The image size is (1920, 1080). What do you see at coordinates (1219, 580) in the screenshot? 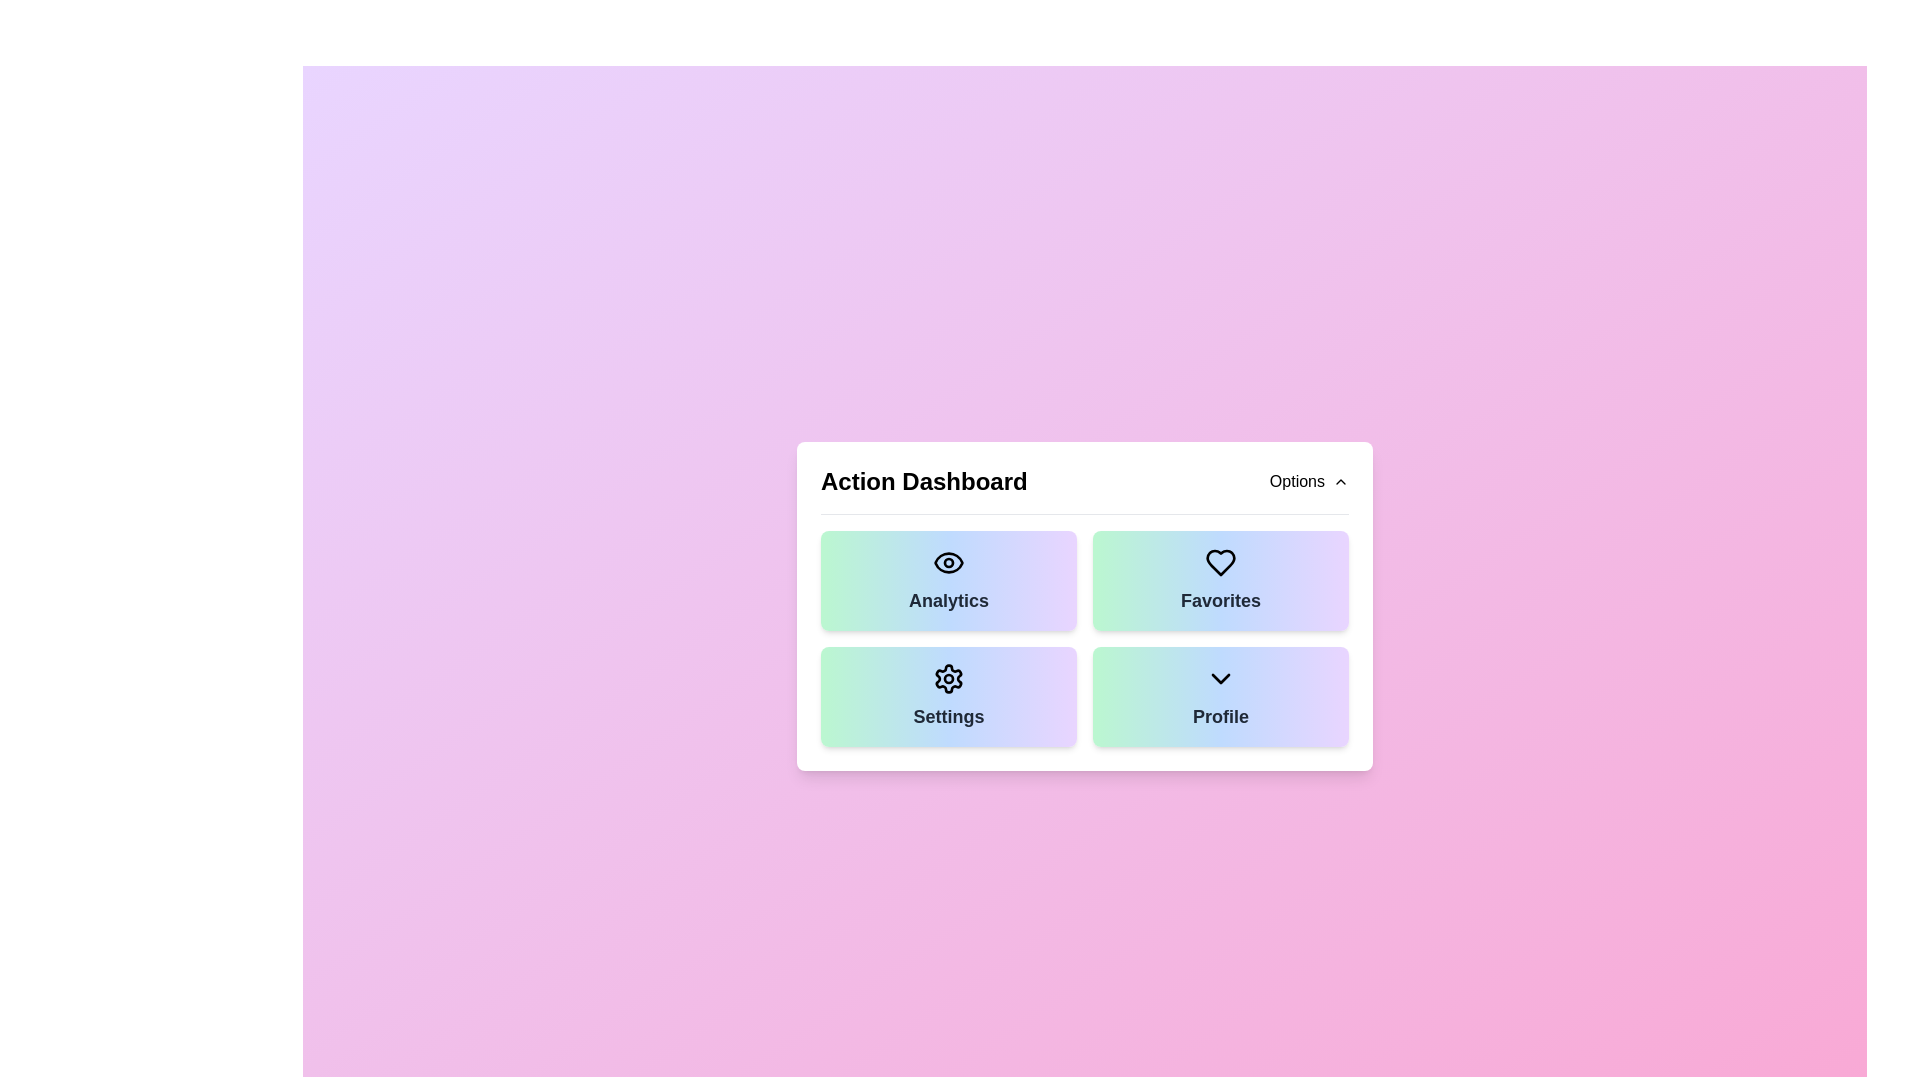
I see `the 'Favorites' card located in the top-right position of the grid layout, which allows users` at bounding box center [1219, 580].